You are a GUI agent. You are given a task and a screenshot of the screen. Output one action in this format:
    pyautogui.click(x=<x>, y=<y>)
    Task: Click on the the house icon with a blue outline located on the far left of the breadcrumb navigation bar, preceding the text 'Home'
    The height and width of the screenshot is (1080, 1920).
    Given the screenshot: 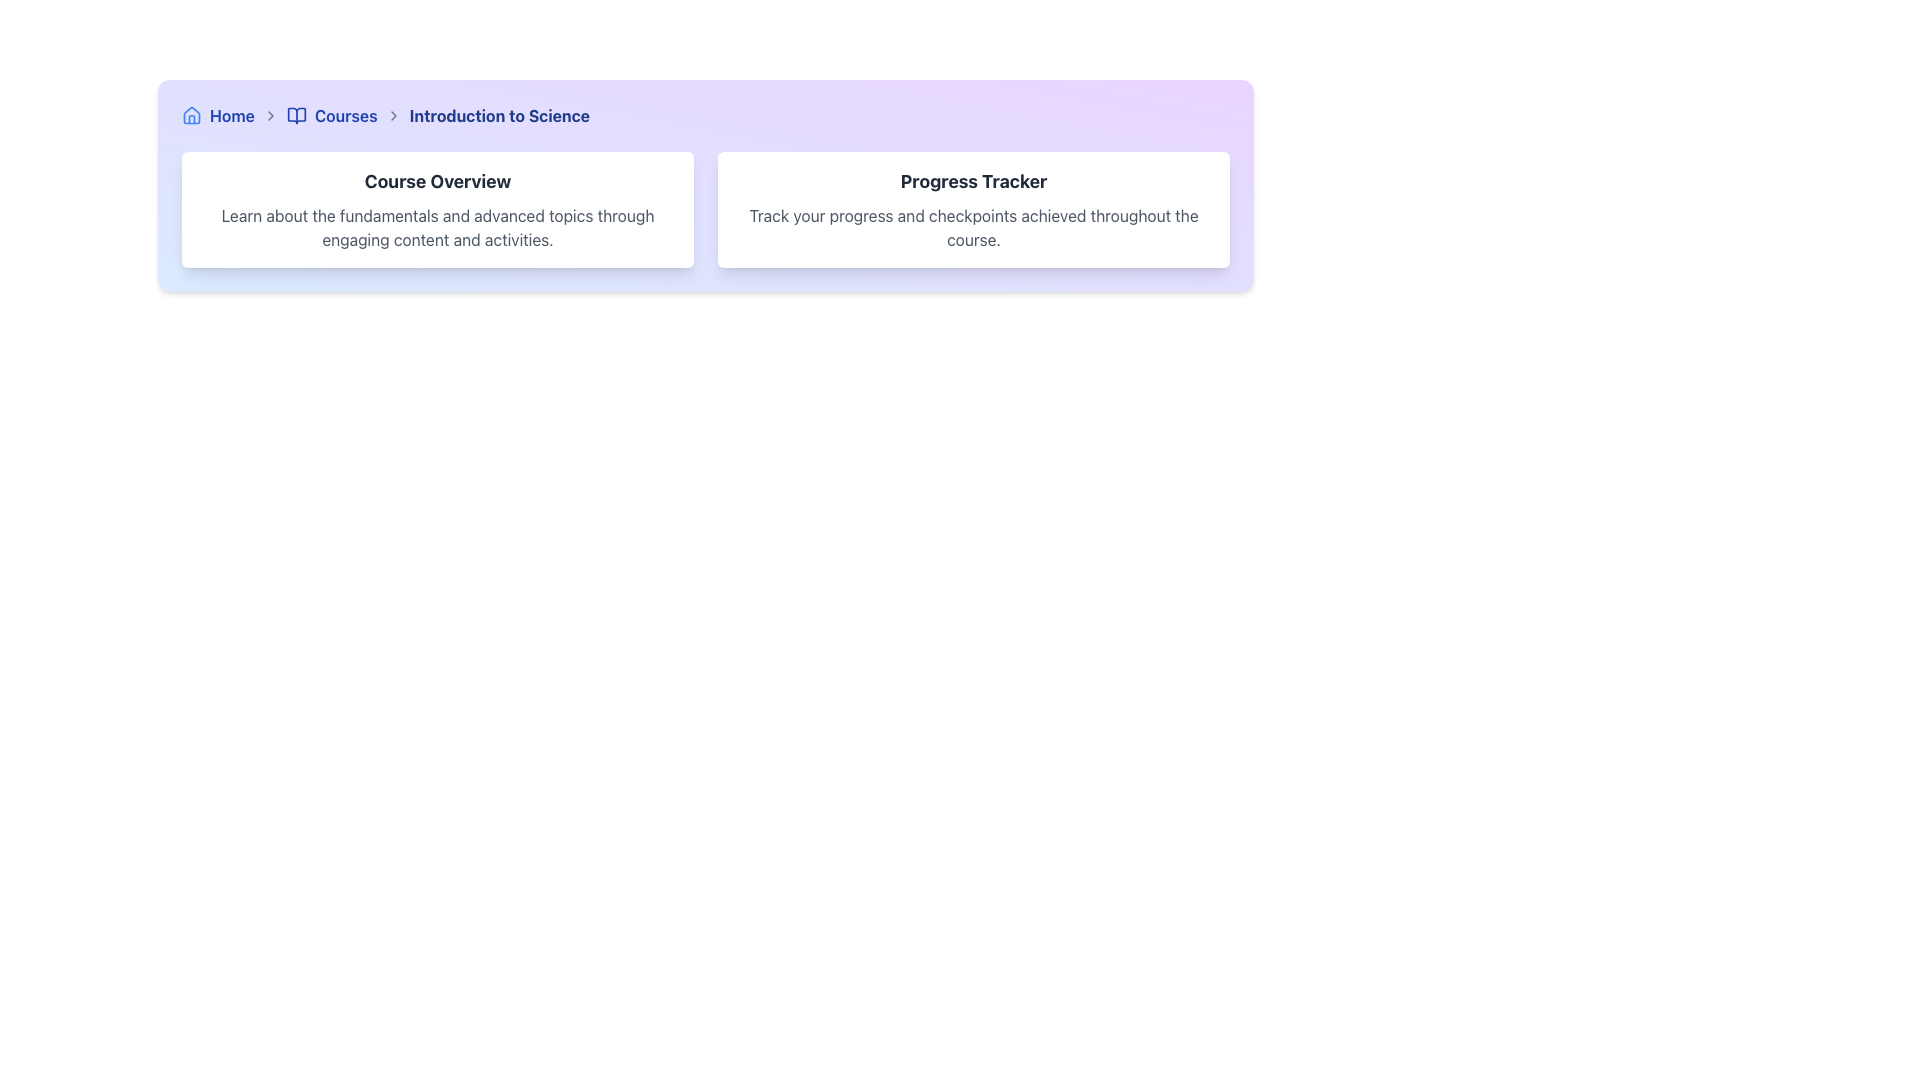 What is the action you would take?
    pyautogui.click(x=192, y=115)
    